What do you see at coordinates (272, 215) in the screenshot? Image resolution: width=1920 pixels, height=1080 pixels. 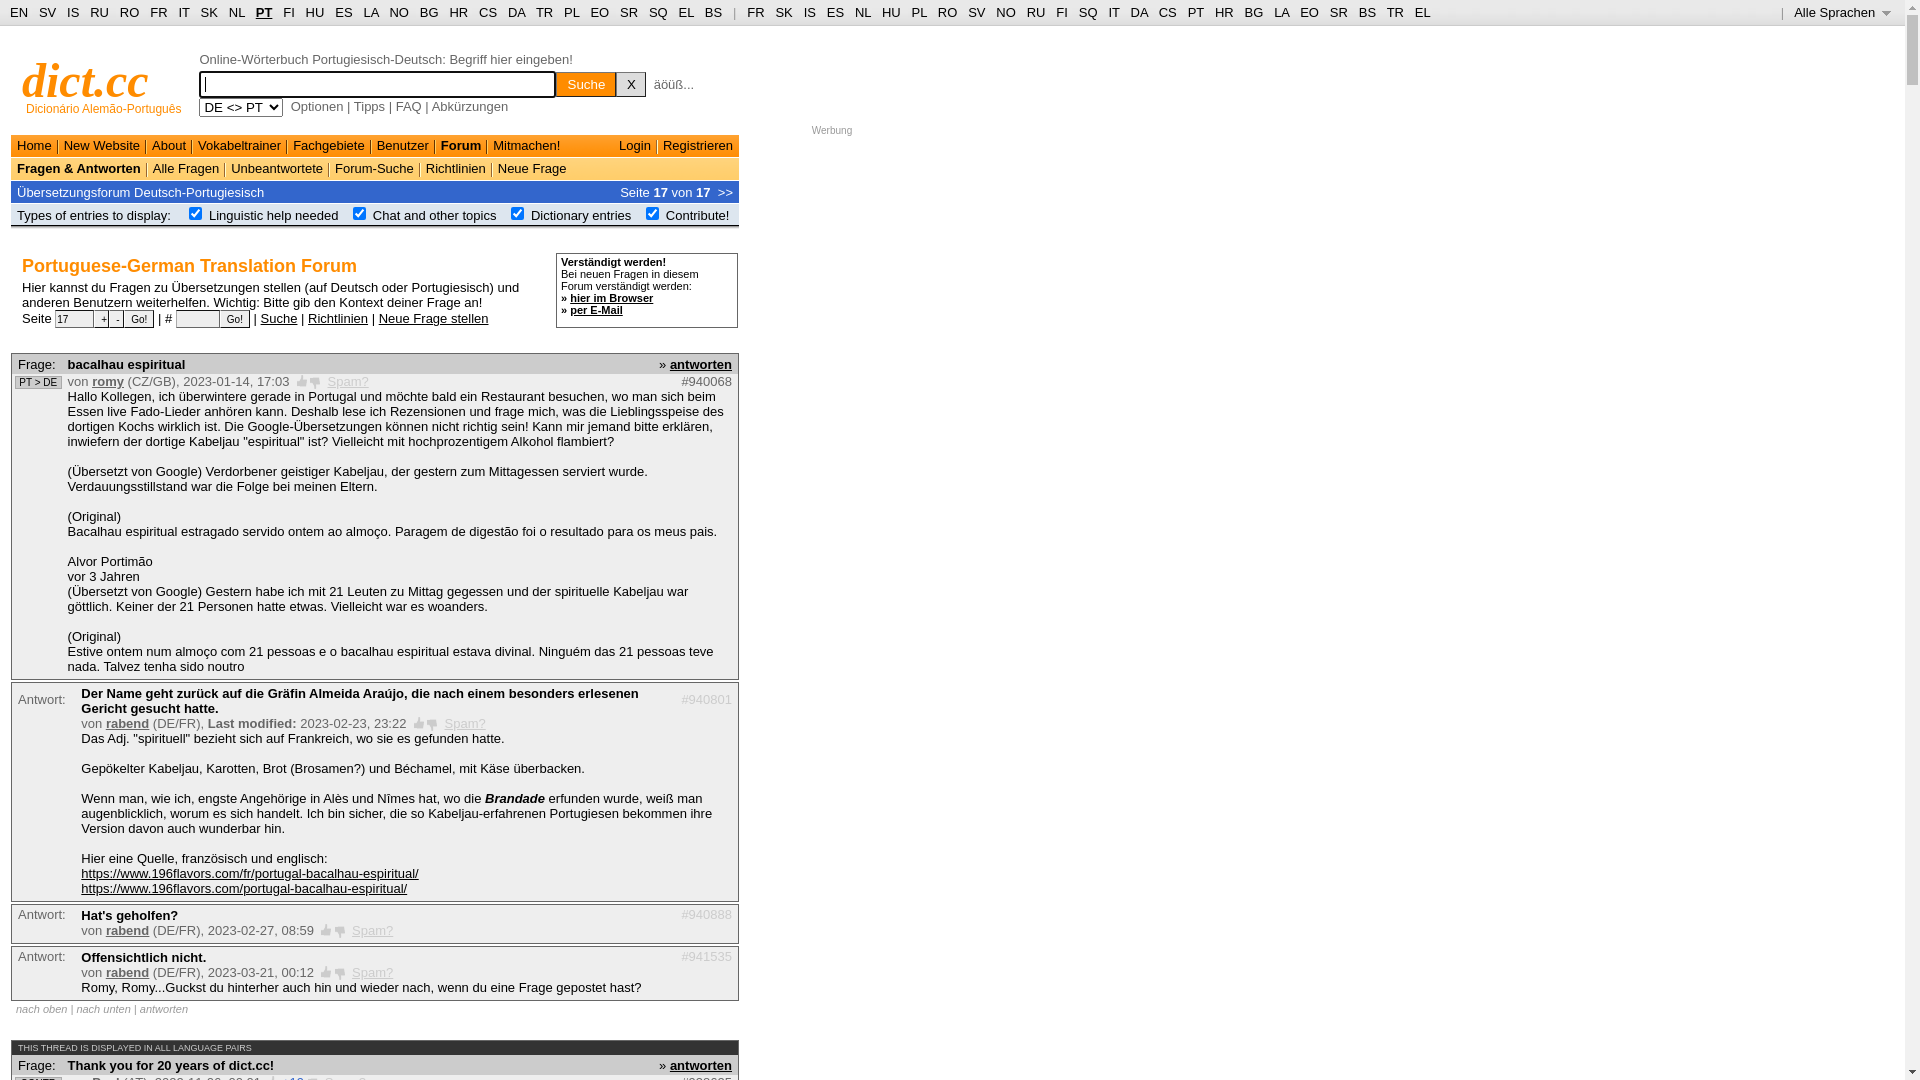 I see `'Linguistic help needed'` at bounding box center [272, 215].